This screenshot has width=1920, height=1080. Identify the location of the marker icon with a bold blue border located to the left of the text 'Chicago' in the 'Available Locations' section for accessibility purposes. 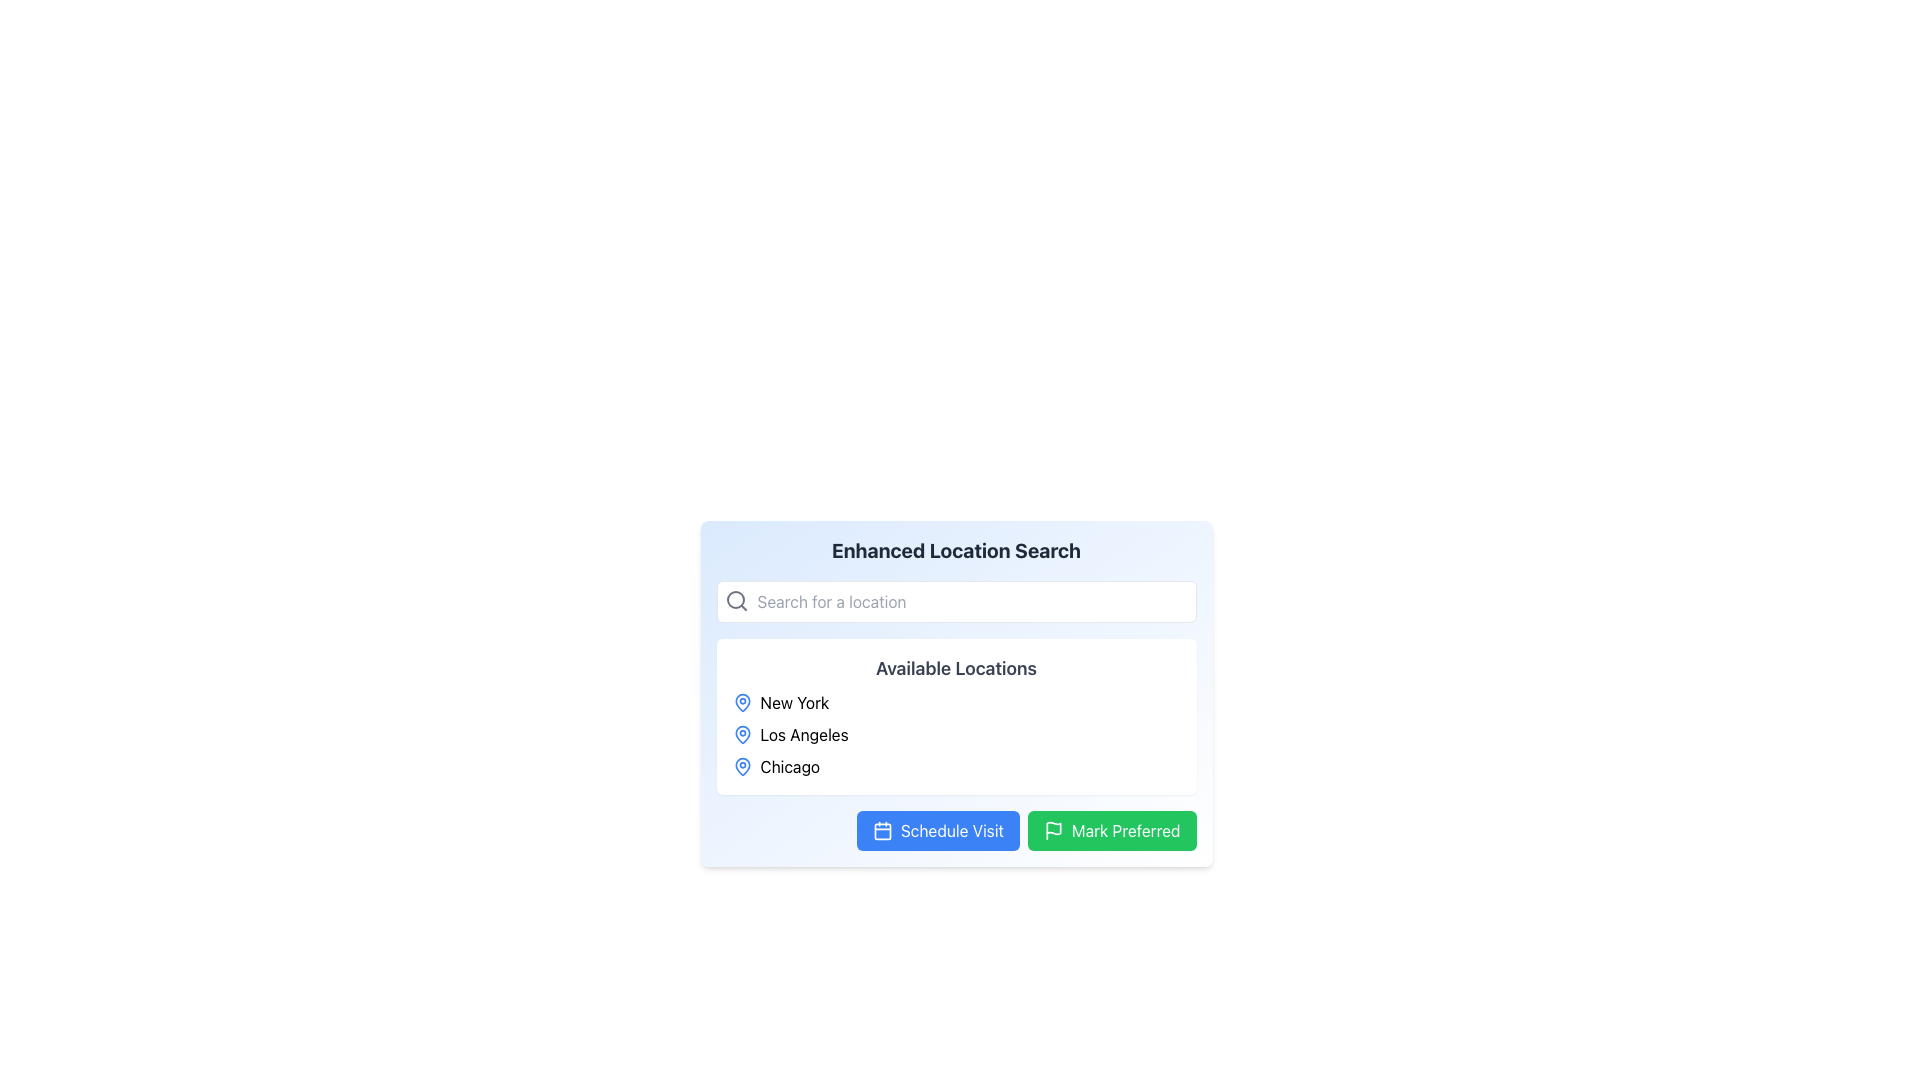
(741, 766).